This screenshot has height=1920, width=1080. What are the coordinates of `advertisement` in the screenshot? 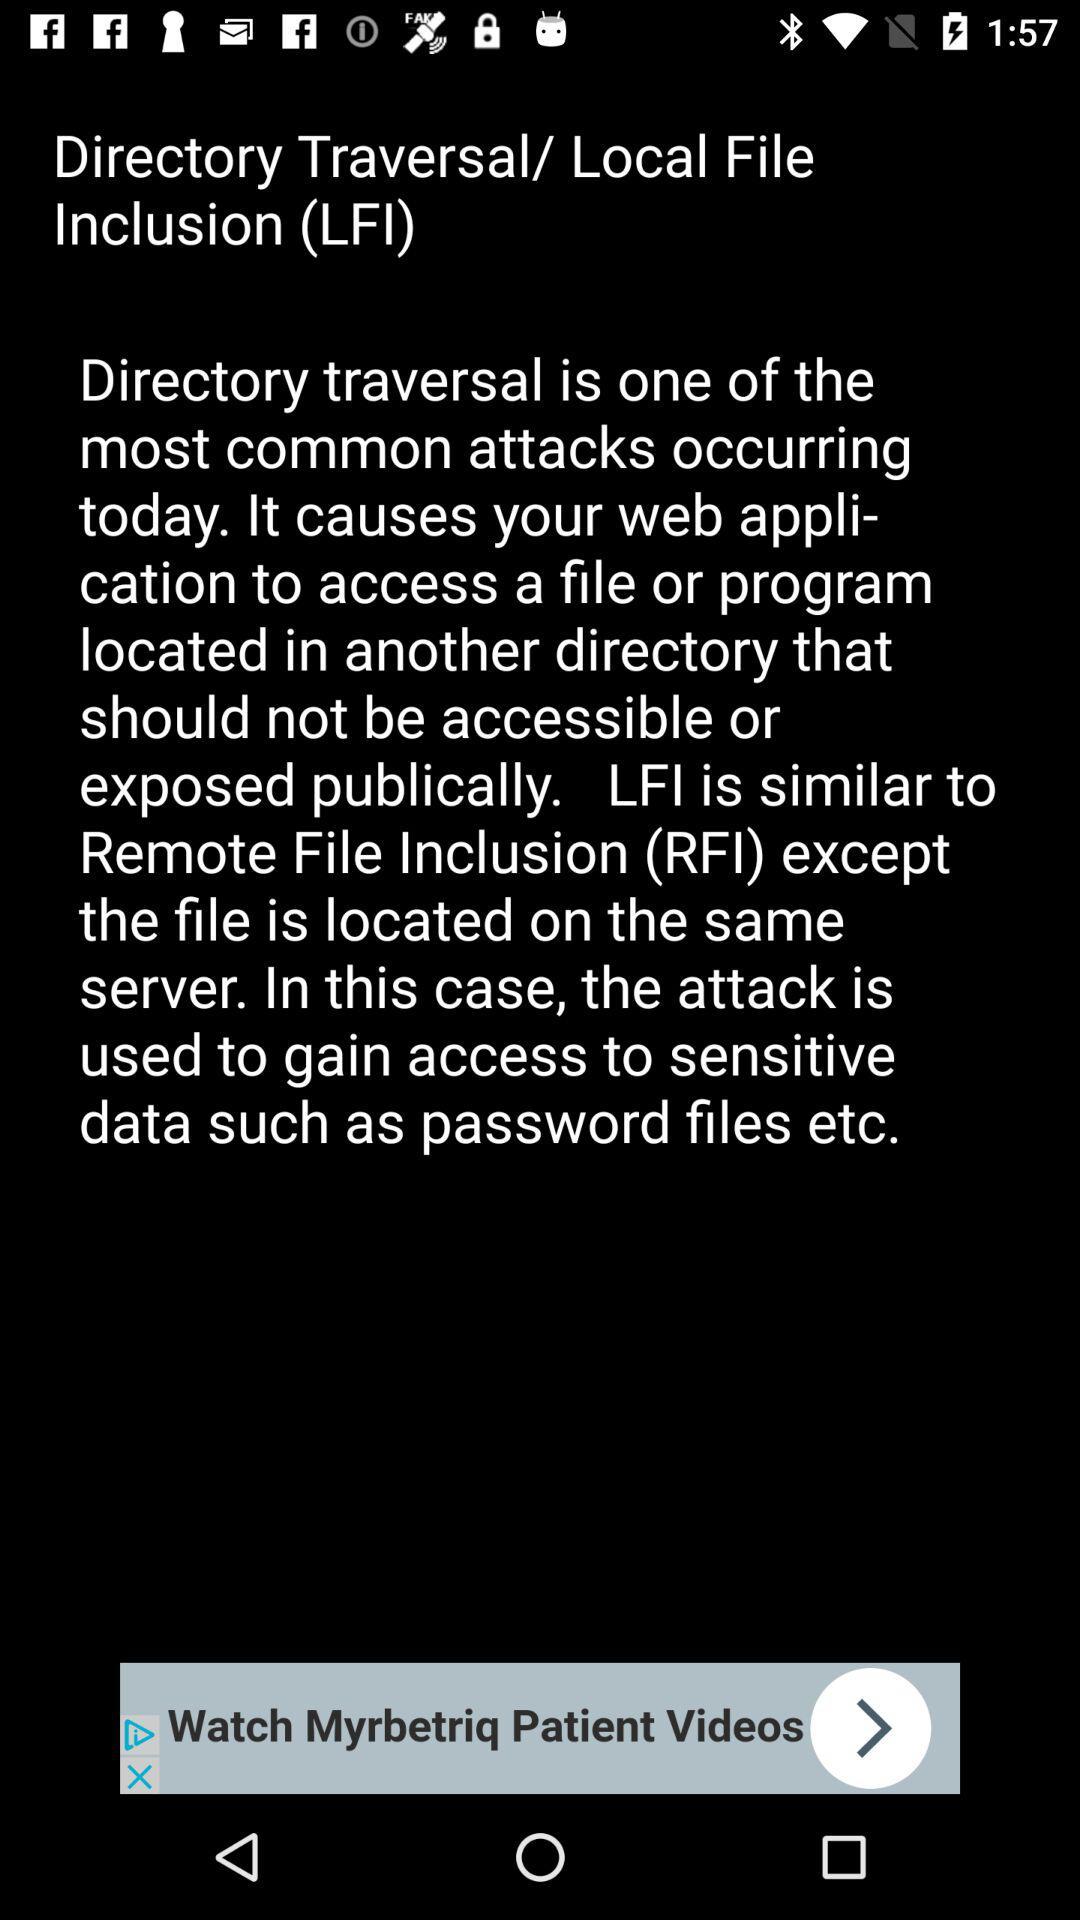 It's located at (540, 1727).